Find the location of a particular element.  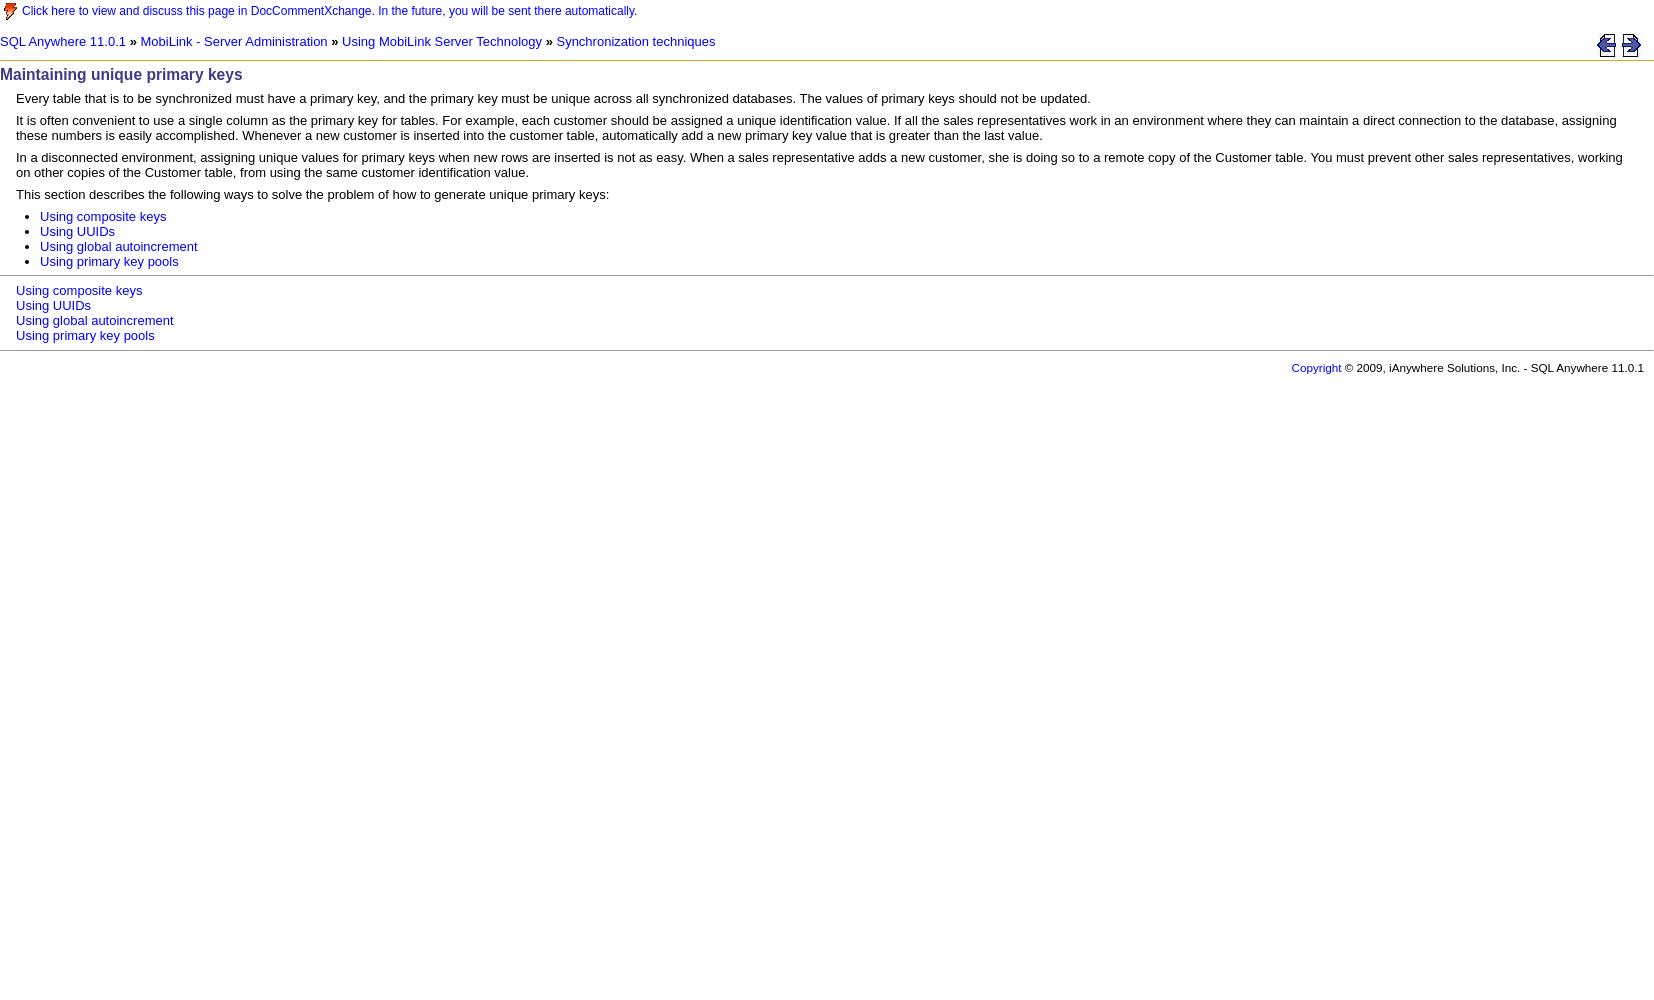

'Synchronization techniques' is located at coordinates (635, 41).